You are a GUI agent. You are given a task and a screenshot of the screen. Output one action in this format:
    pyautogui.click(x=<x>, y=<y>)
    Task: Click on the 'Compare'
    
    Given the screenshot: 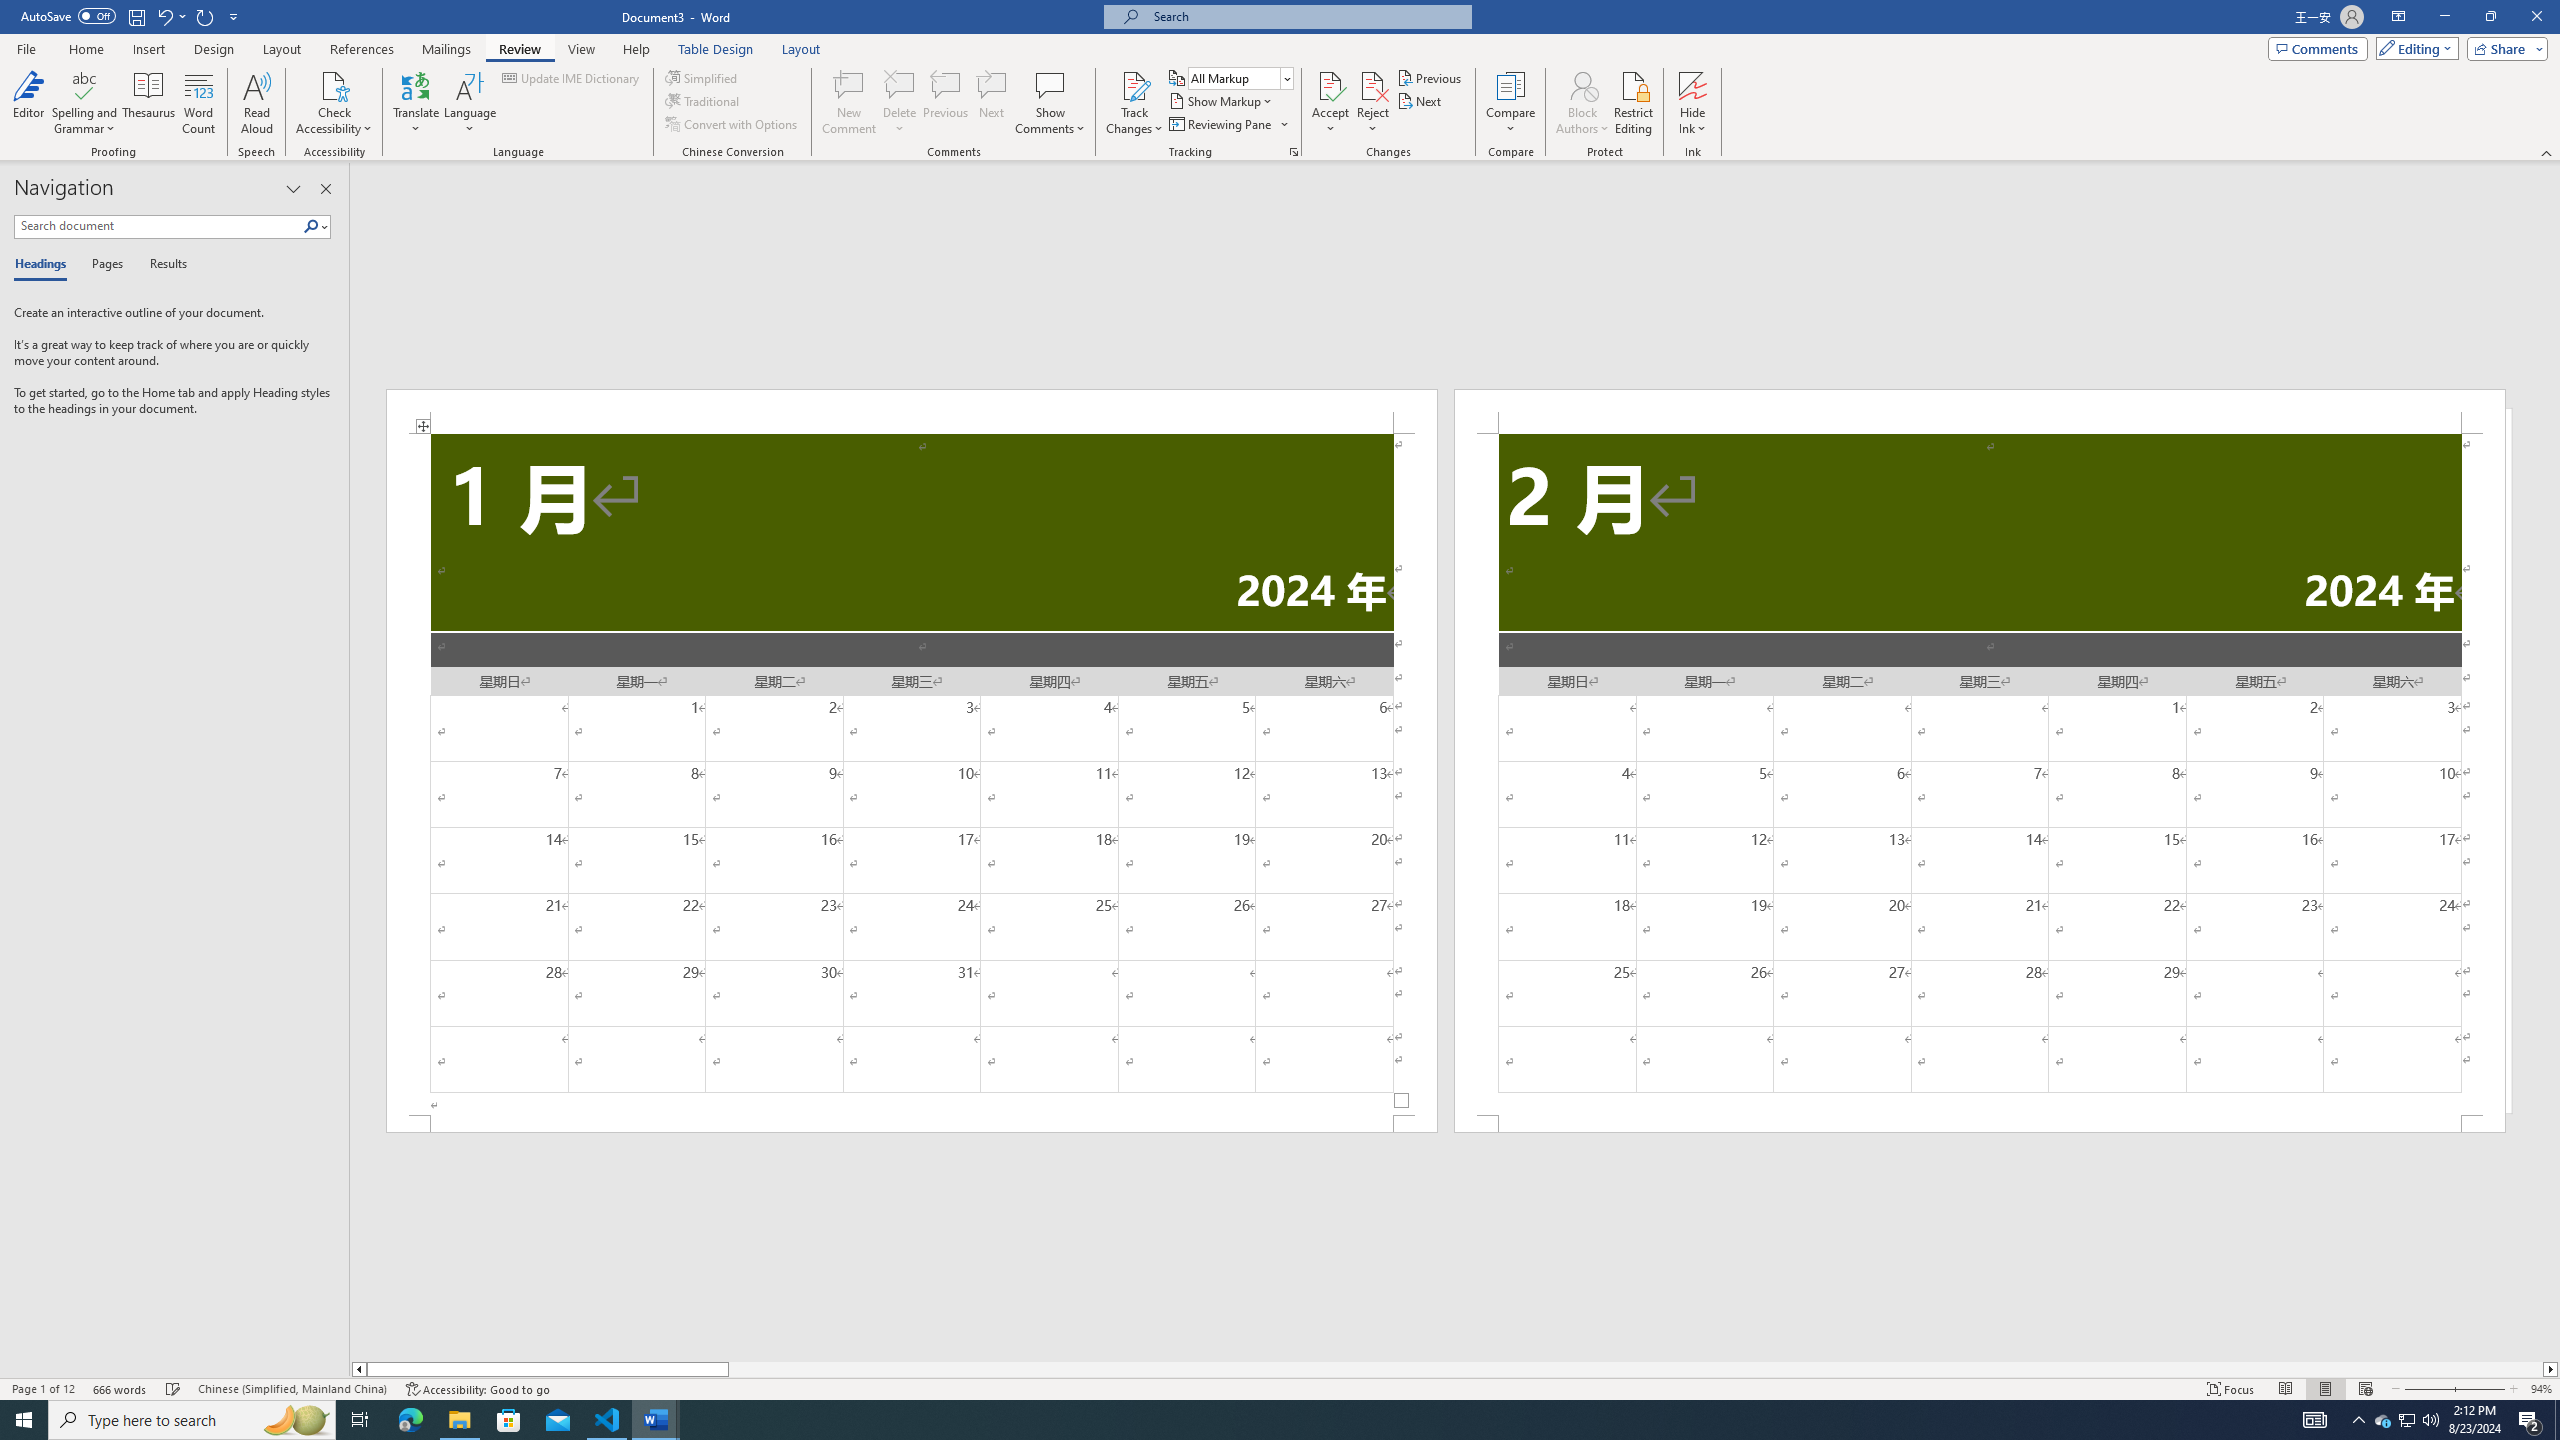 What is the action you would take?
    pyautogui.click(x=1511, y=103)
    